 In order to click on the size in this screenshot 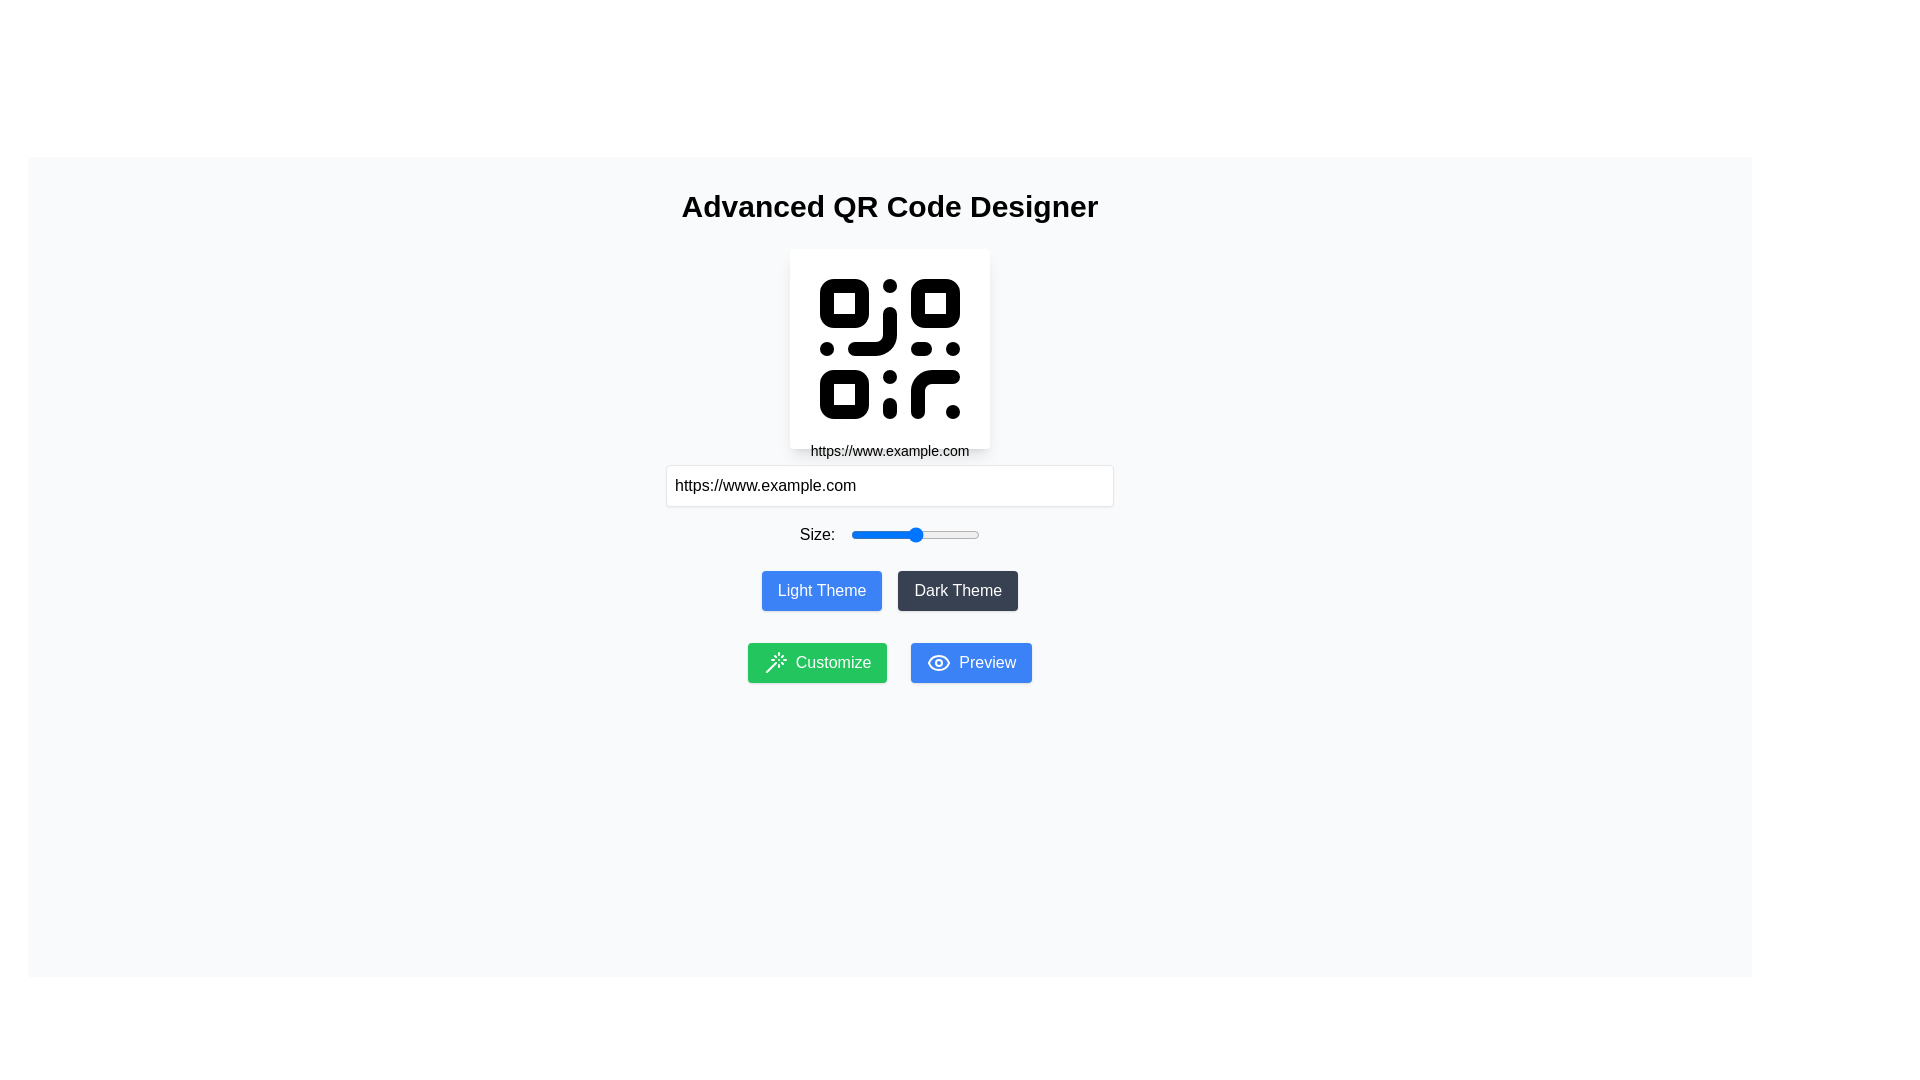, I will do `click(958, 534)`.